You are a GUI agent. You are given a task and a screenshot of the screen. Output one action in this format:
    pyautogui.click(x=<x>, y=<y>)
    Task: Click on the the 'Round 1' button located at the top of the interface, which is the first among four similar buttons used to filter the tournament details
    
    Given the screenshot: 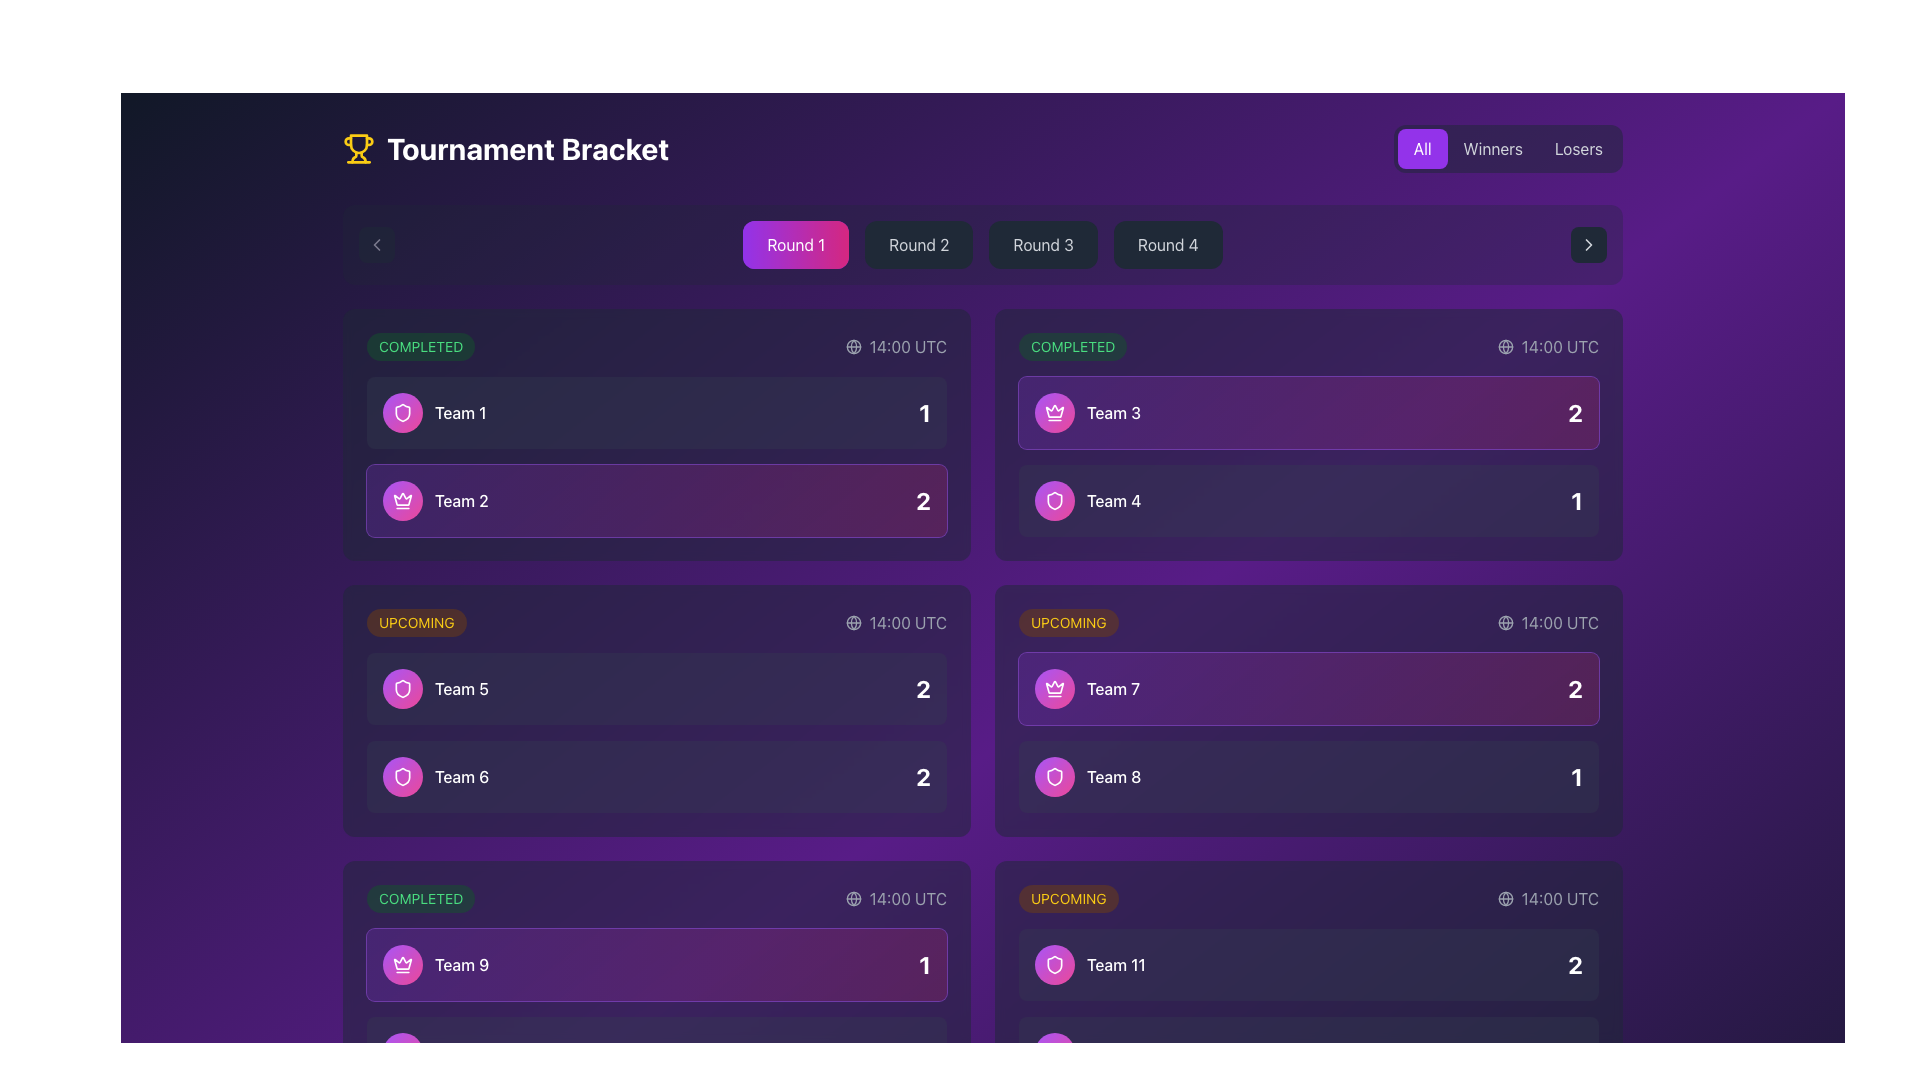 What is the action you would take?
    pyautogui.click(x=795, y=244)
    